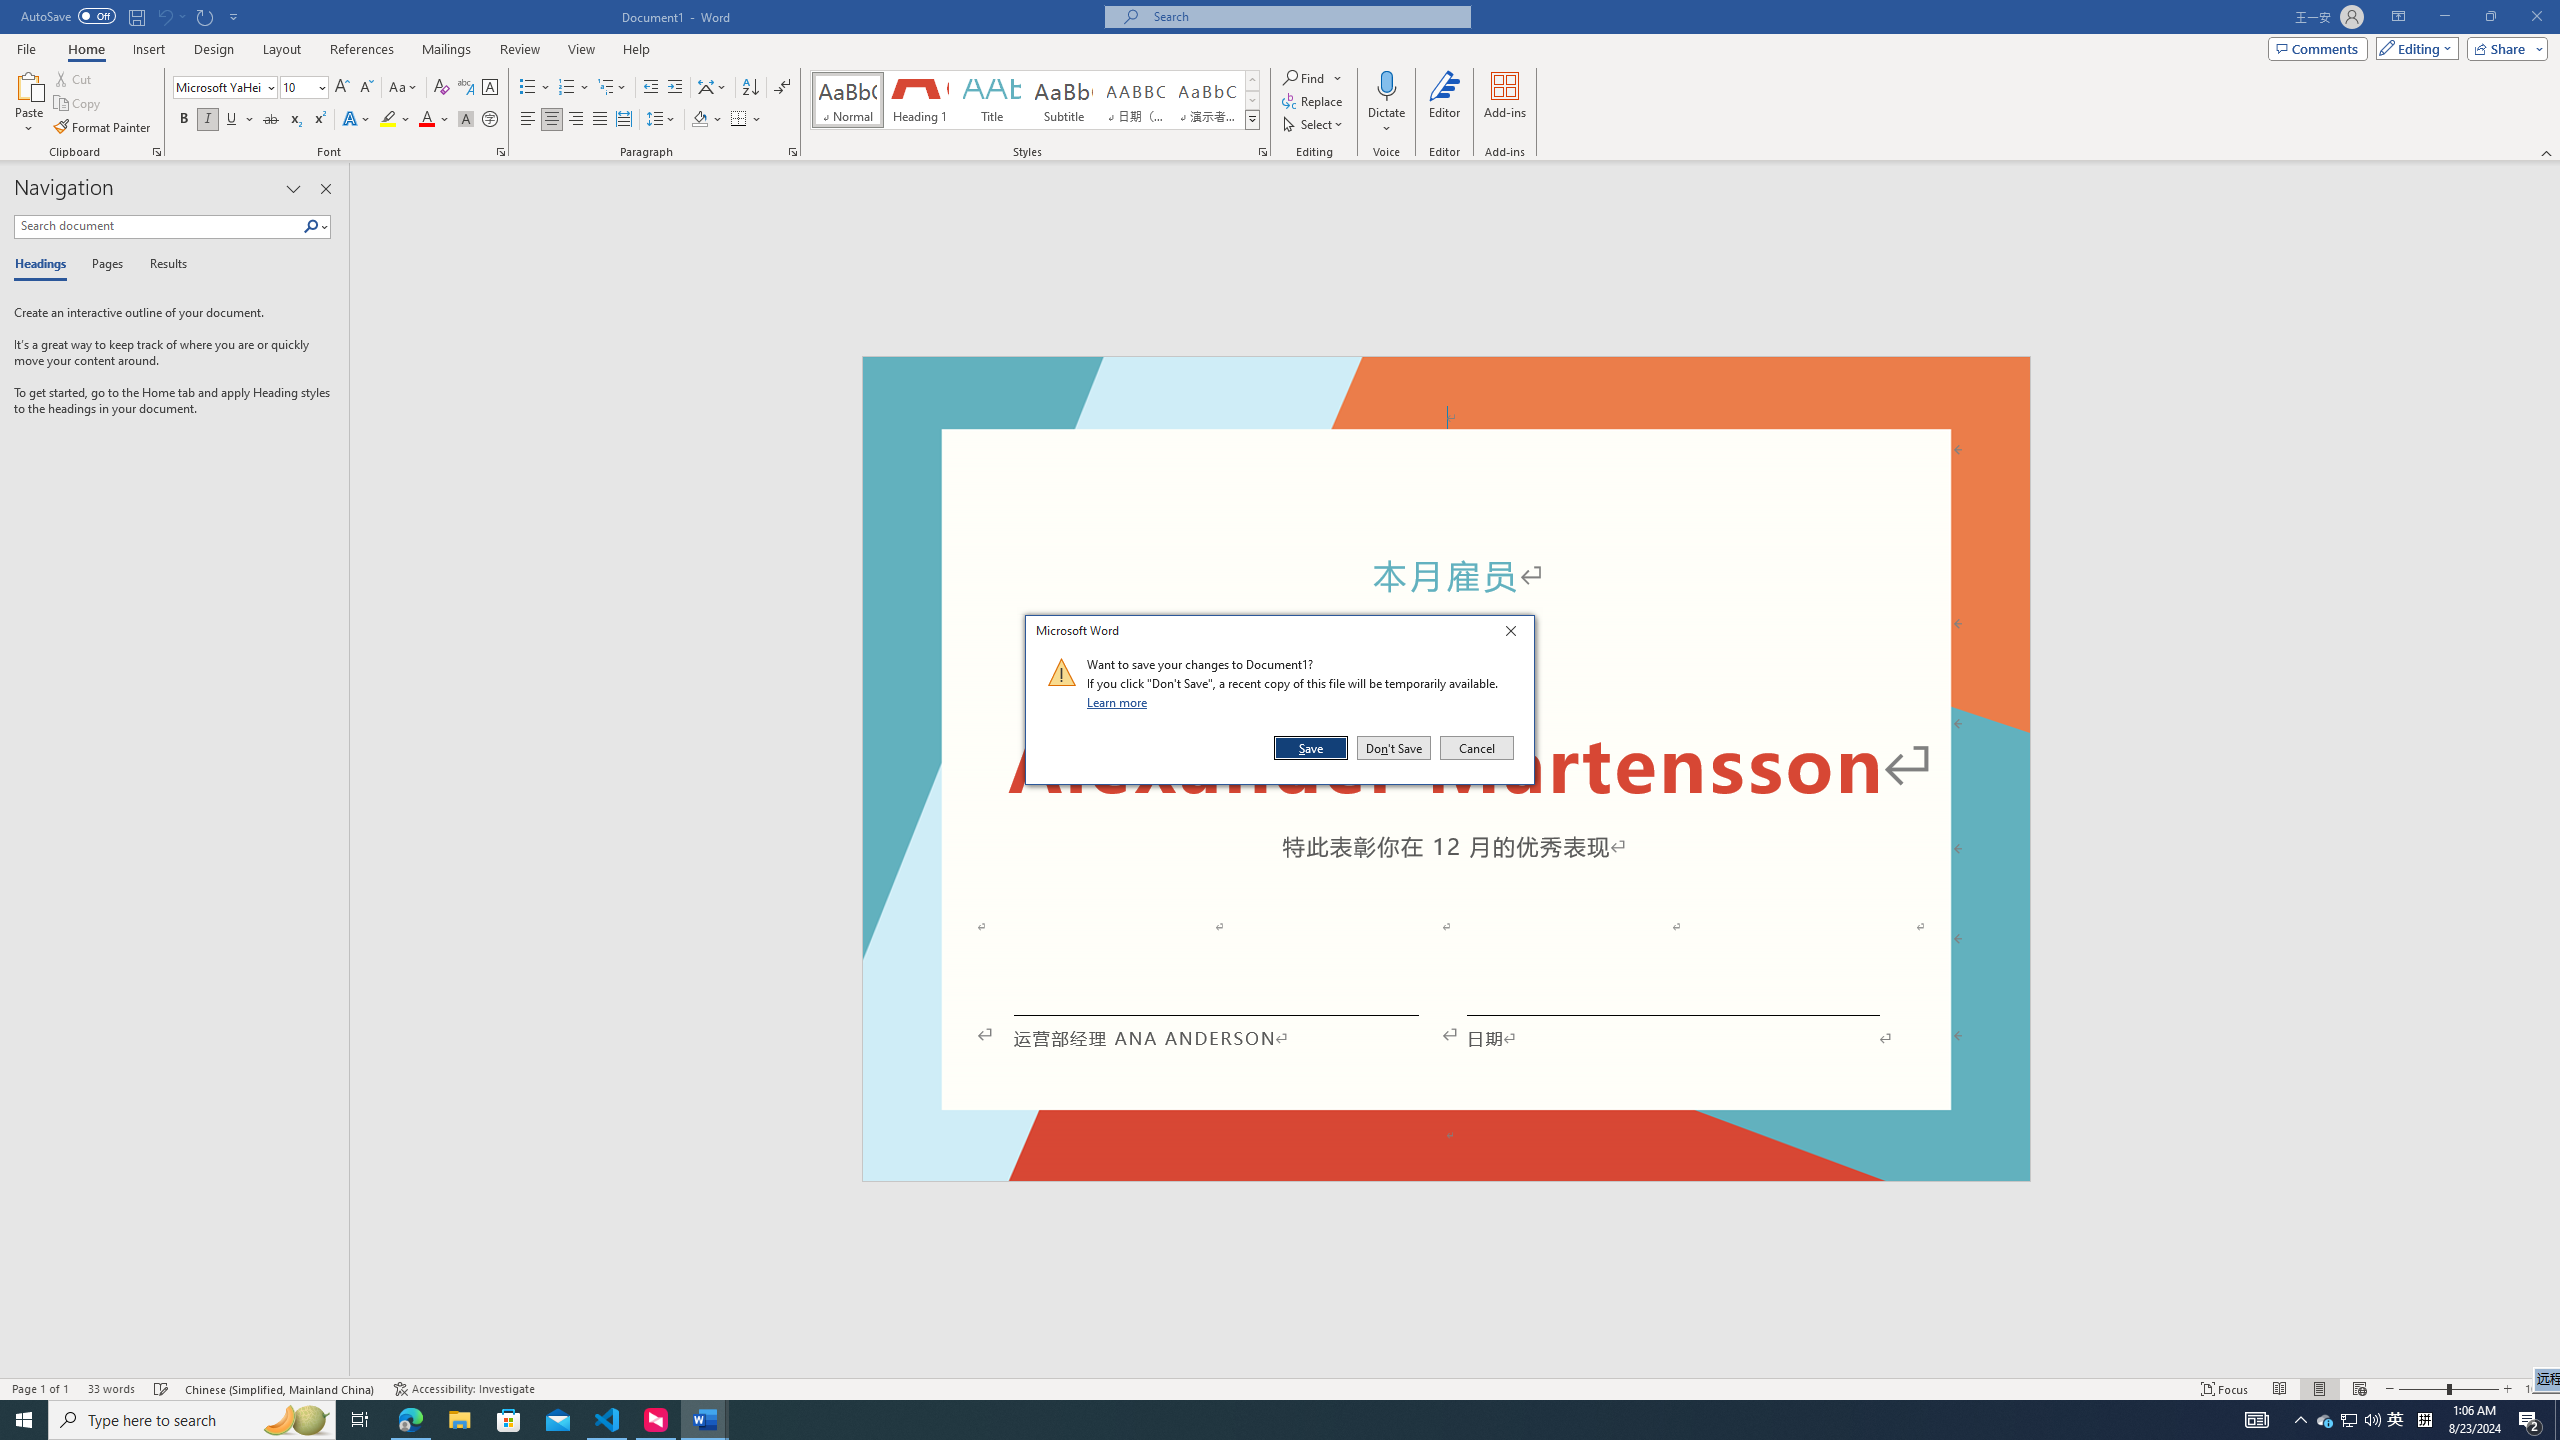 The height and width of the screenshot is (1440, 2560). What do you see at coordinates (1475, 747) in the screenshot?
I see `'Cancel'` at bounding box center [1475, 747].